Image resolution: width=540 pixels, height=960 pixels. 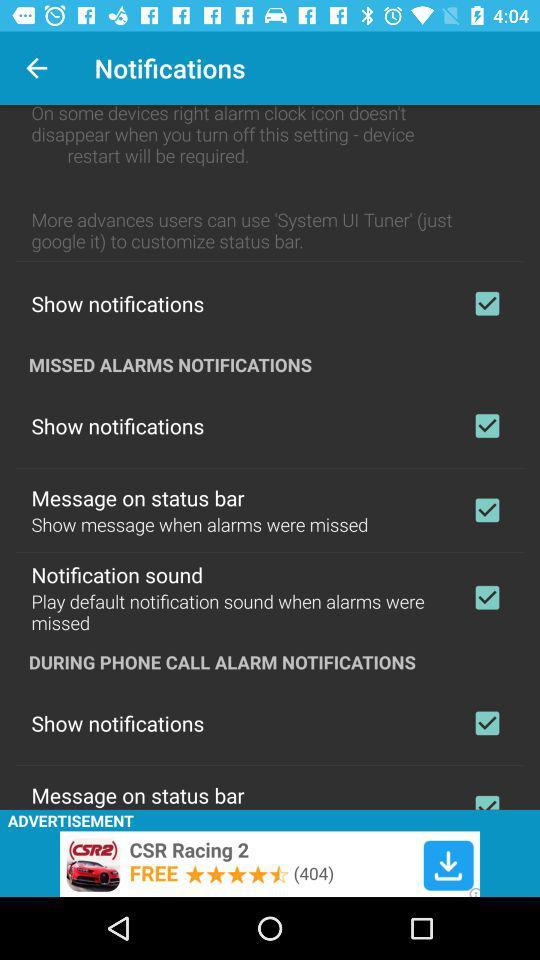 I want to click on enable/disable notification, so click(x=486, y=425).